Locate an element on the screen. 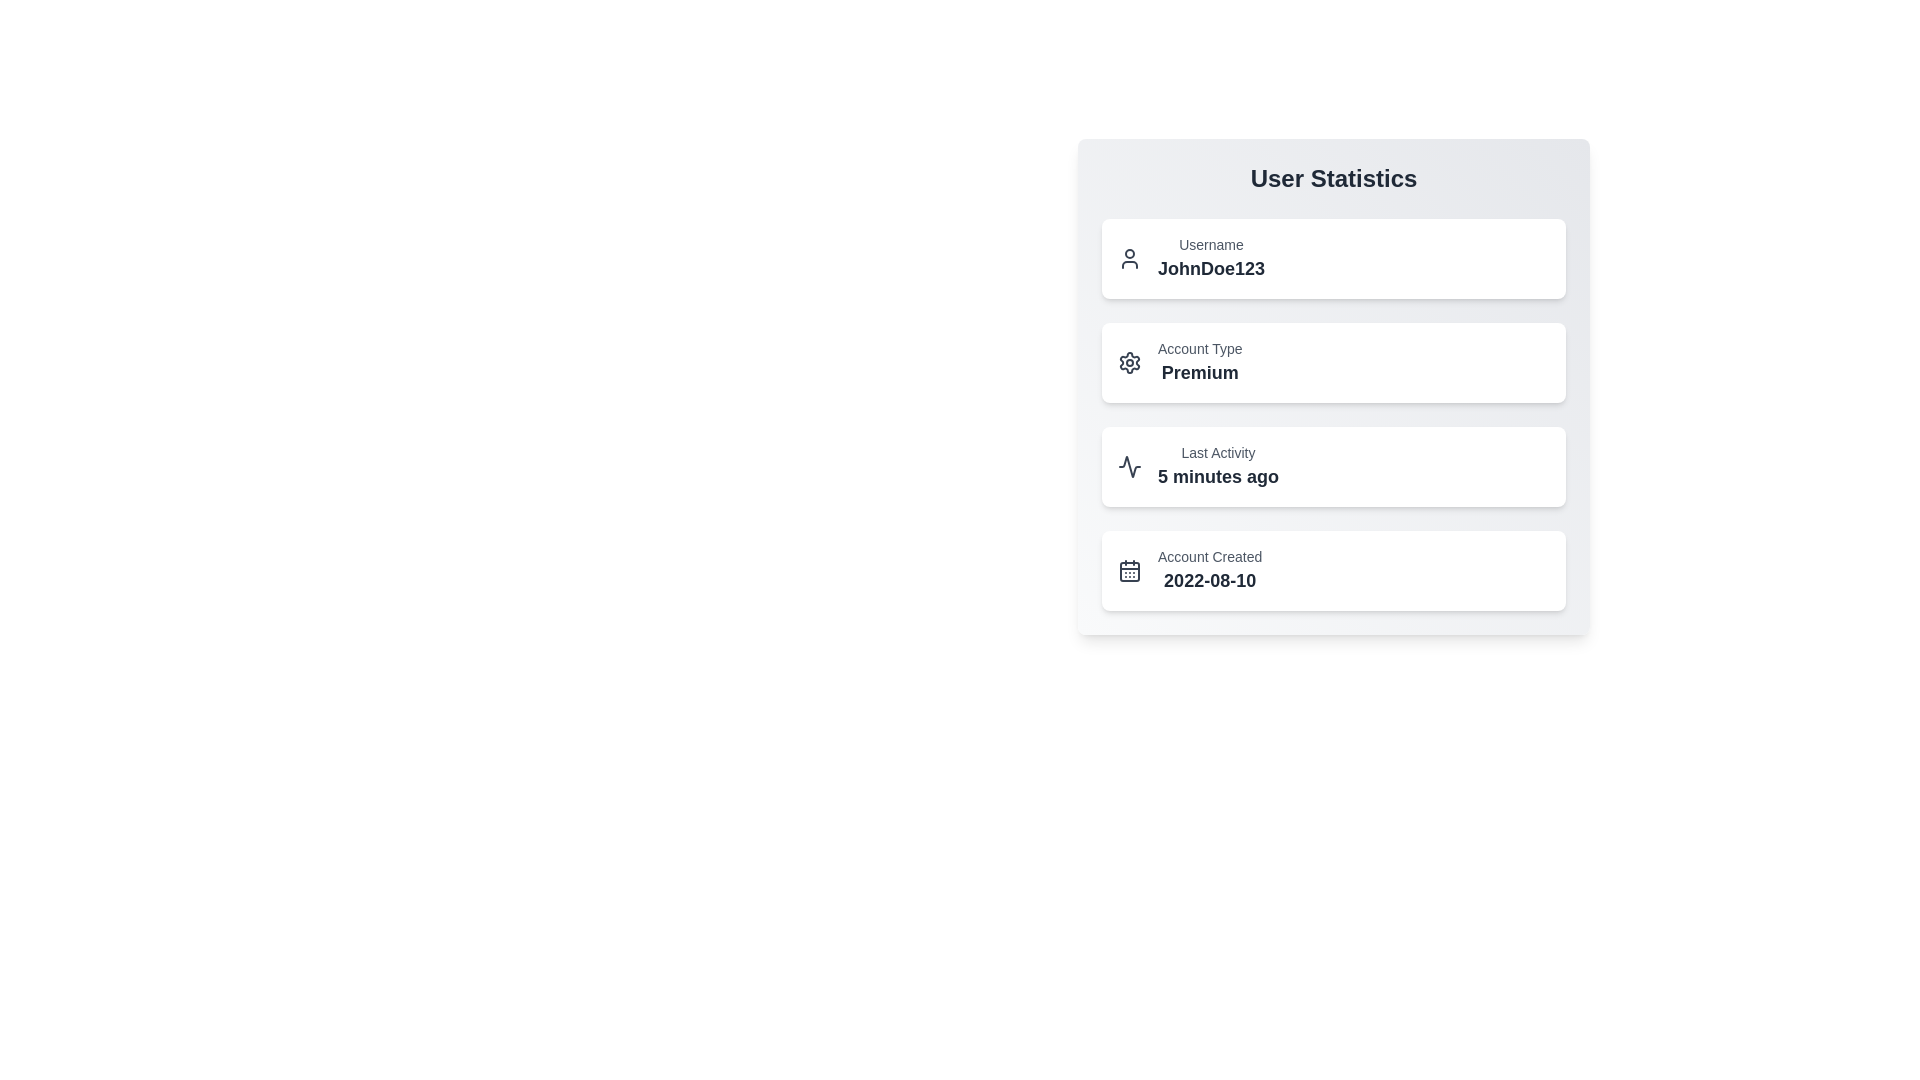  the informational timestamp text label indicating the date when the account was created, located at the lower right corner of the 'User Statistics' panel is located at coordinates (1209, 581).